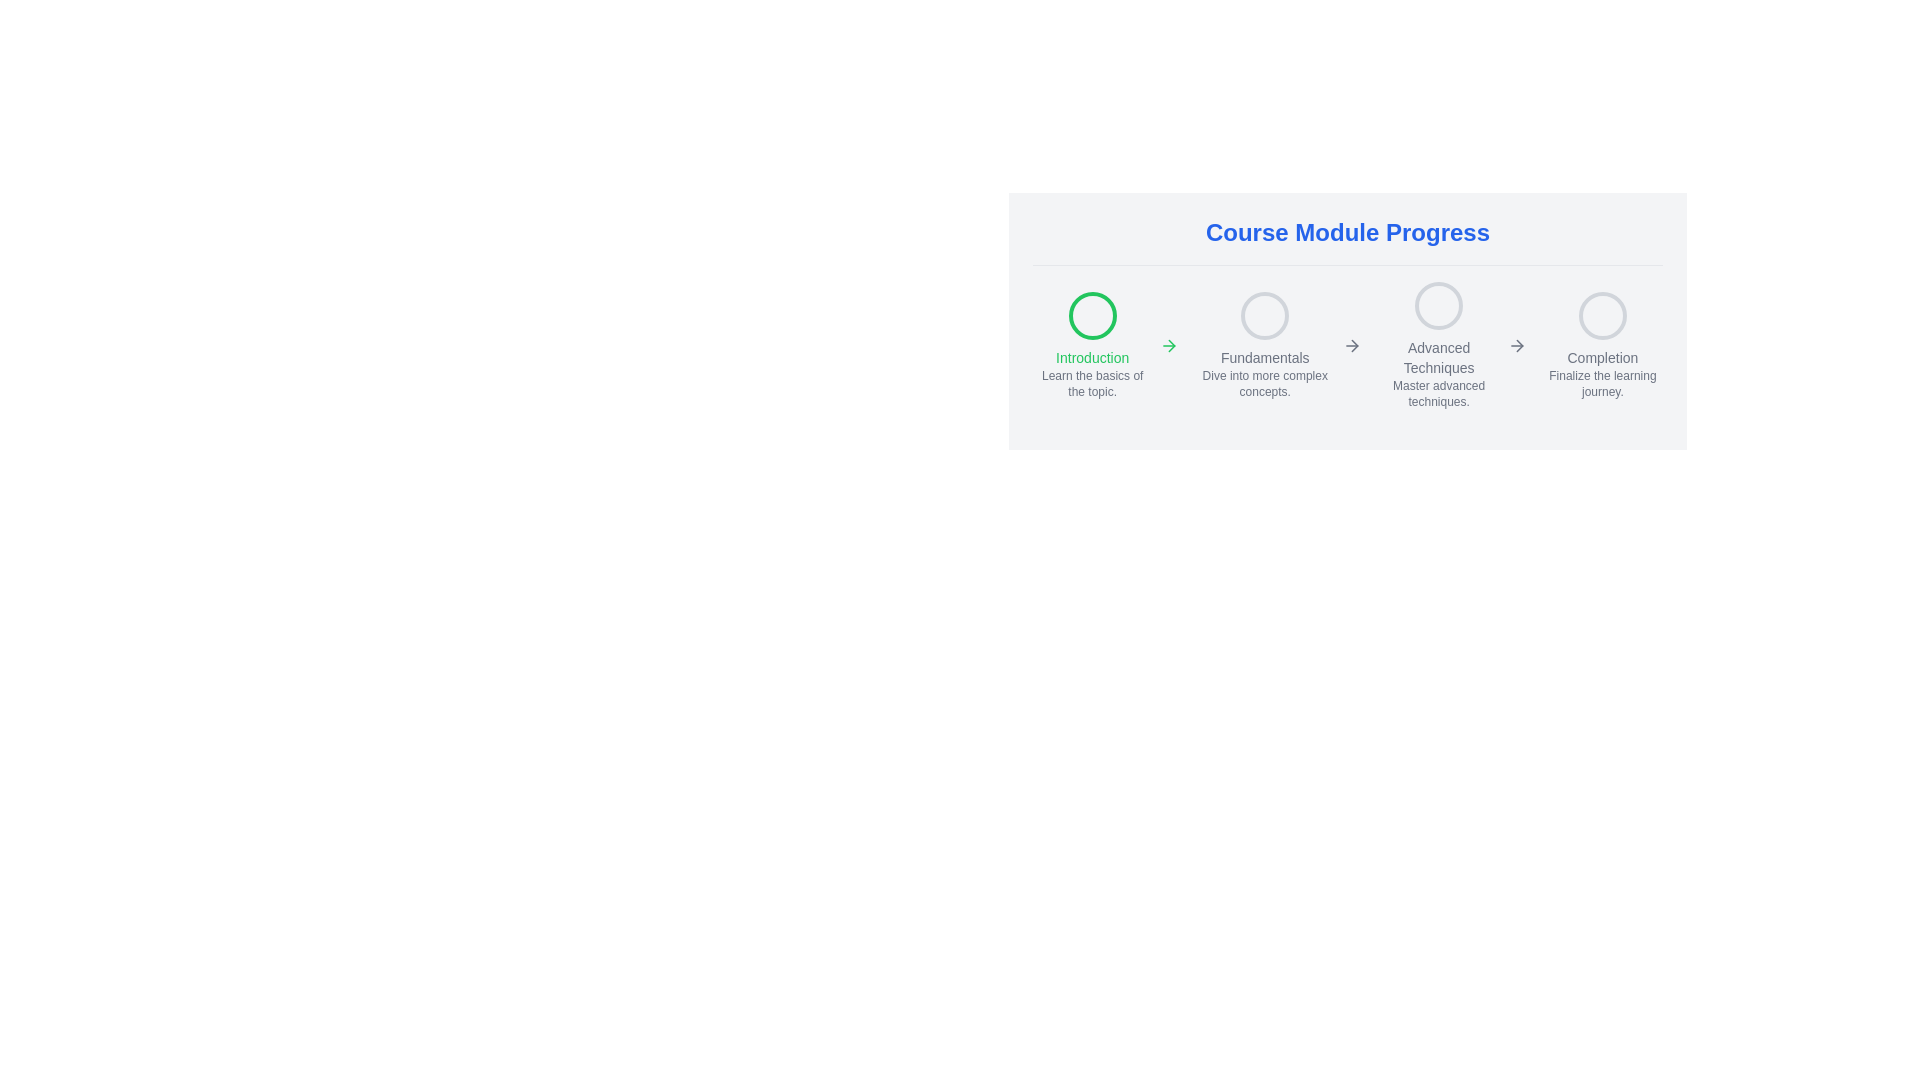 The height and width of the screenshot is (1080, 1920). What do you see at coordinates (1603, 384) in the screenshot?
I see `text label displaying 'Finalize the learning journey.' which is a small light gray text located under the 'Completion' icon` at bounding box center [1603, 384].